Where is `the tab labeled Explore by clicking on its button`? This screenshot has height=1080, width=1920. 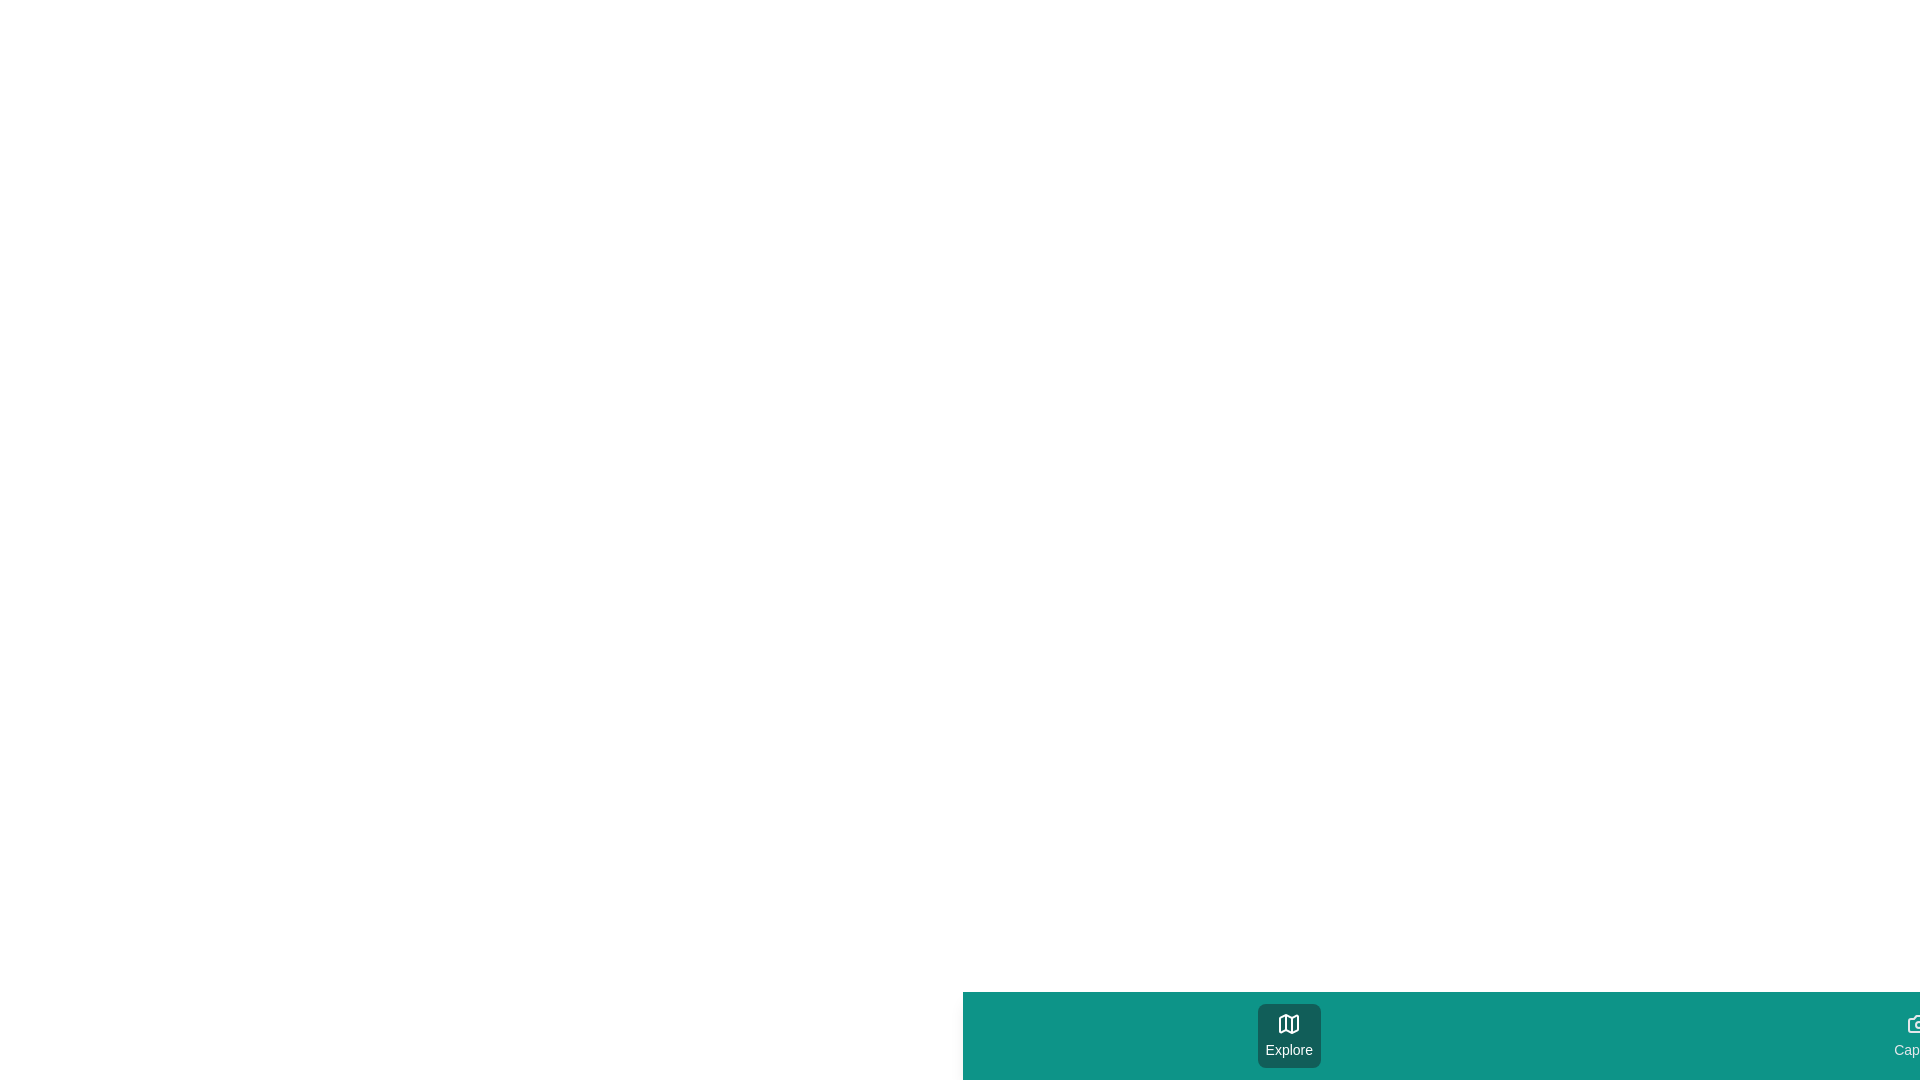 the tab labeled Explore by clicking on its button is located at coordinates (1289, 1035).